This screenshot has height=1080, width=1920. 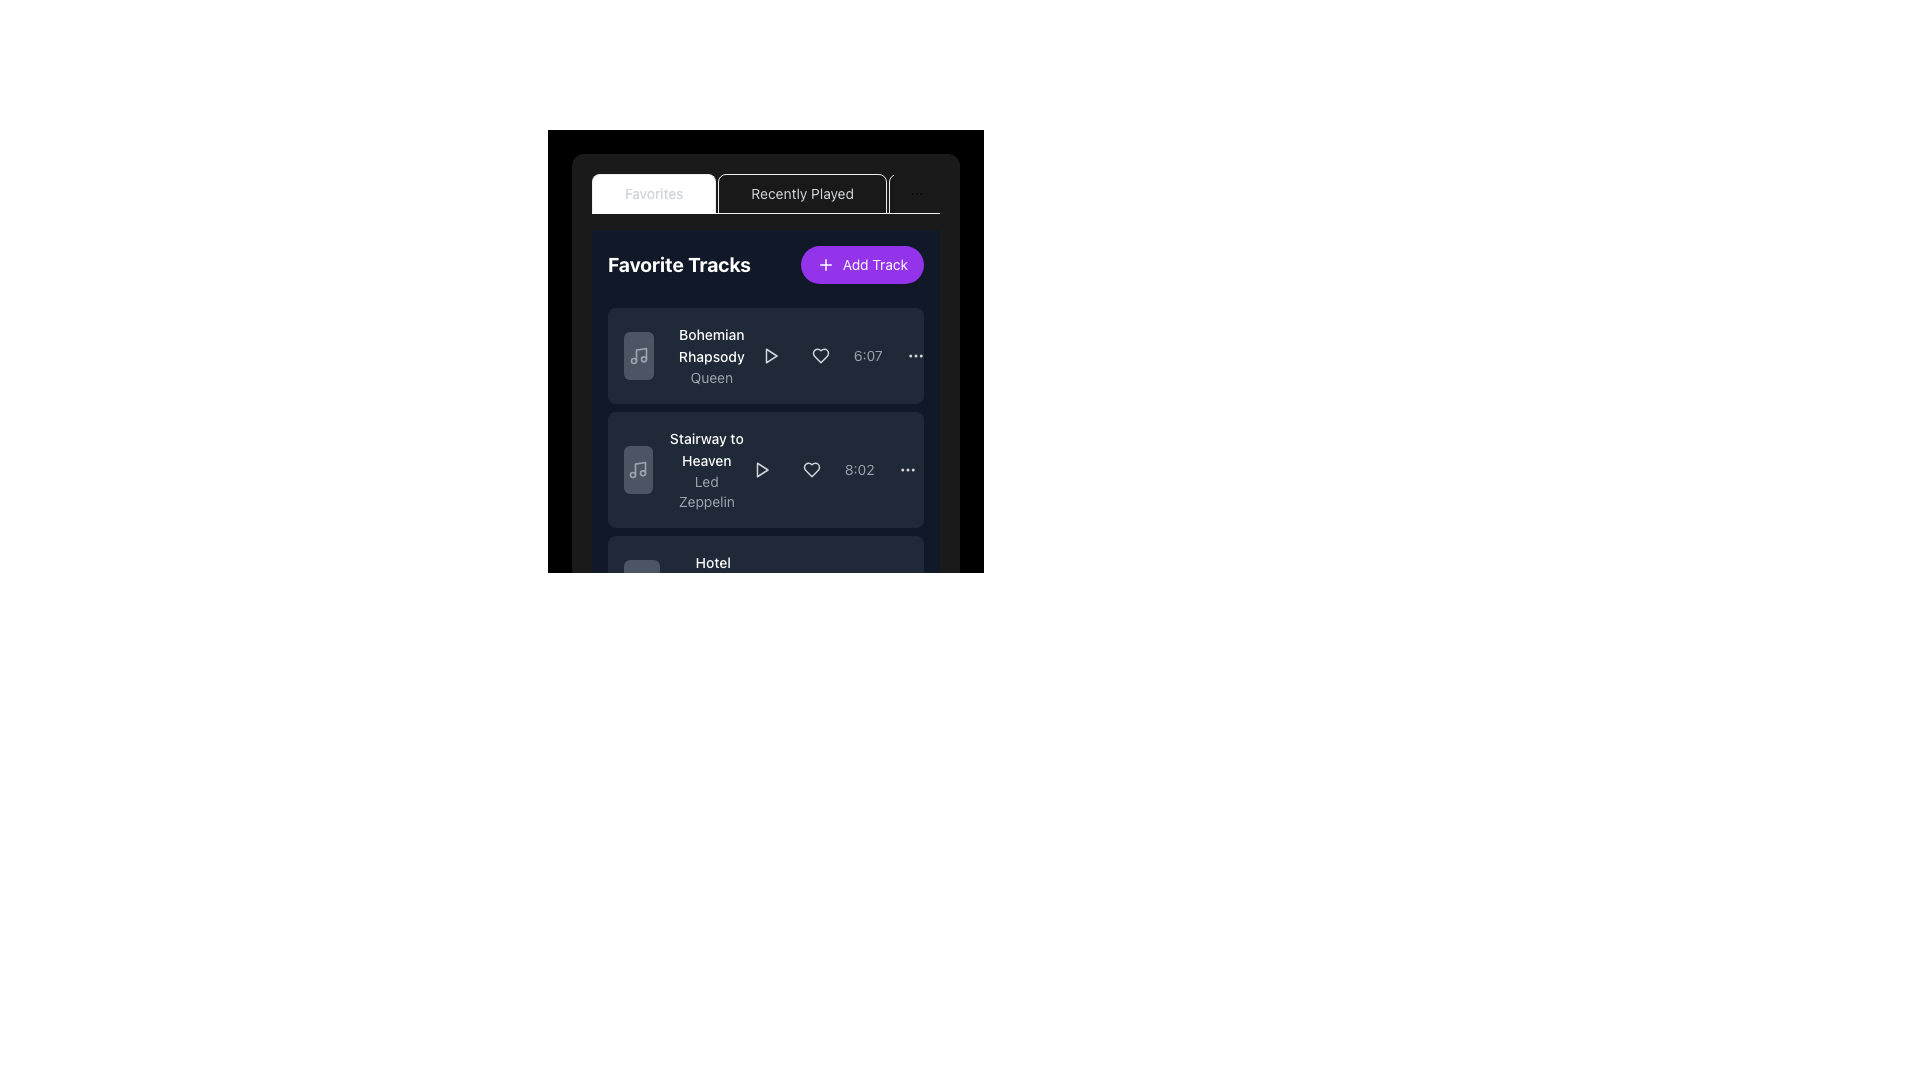 I want to click on the 'Bohemian Rhapsody' text display element, which features the title in white bold font and the artist 'Queen' in gray font, located in the 'Favorite Tracks' section, so click(x=688, y=354).